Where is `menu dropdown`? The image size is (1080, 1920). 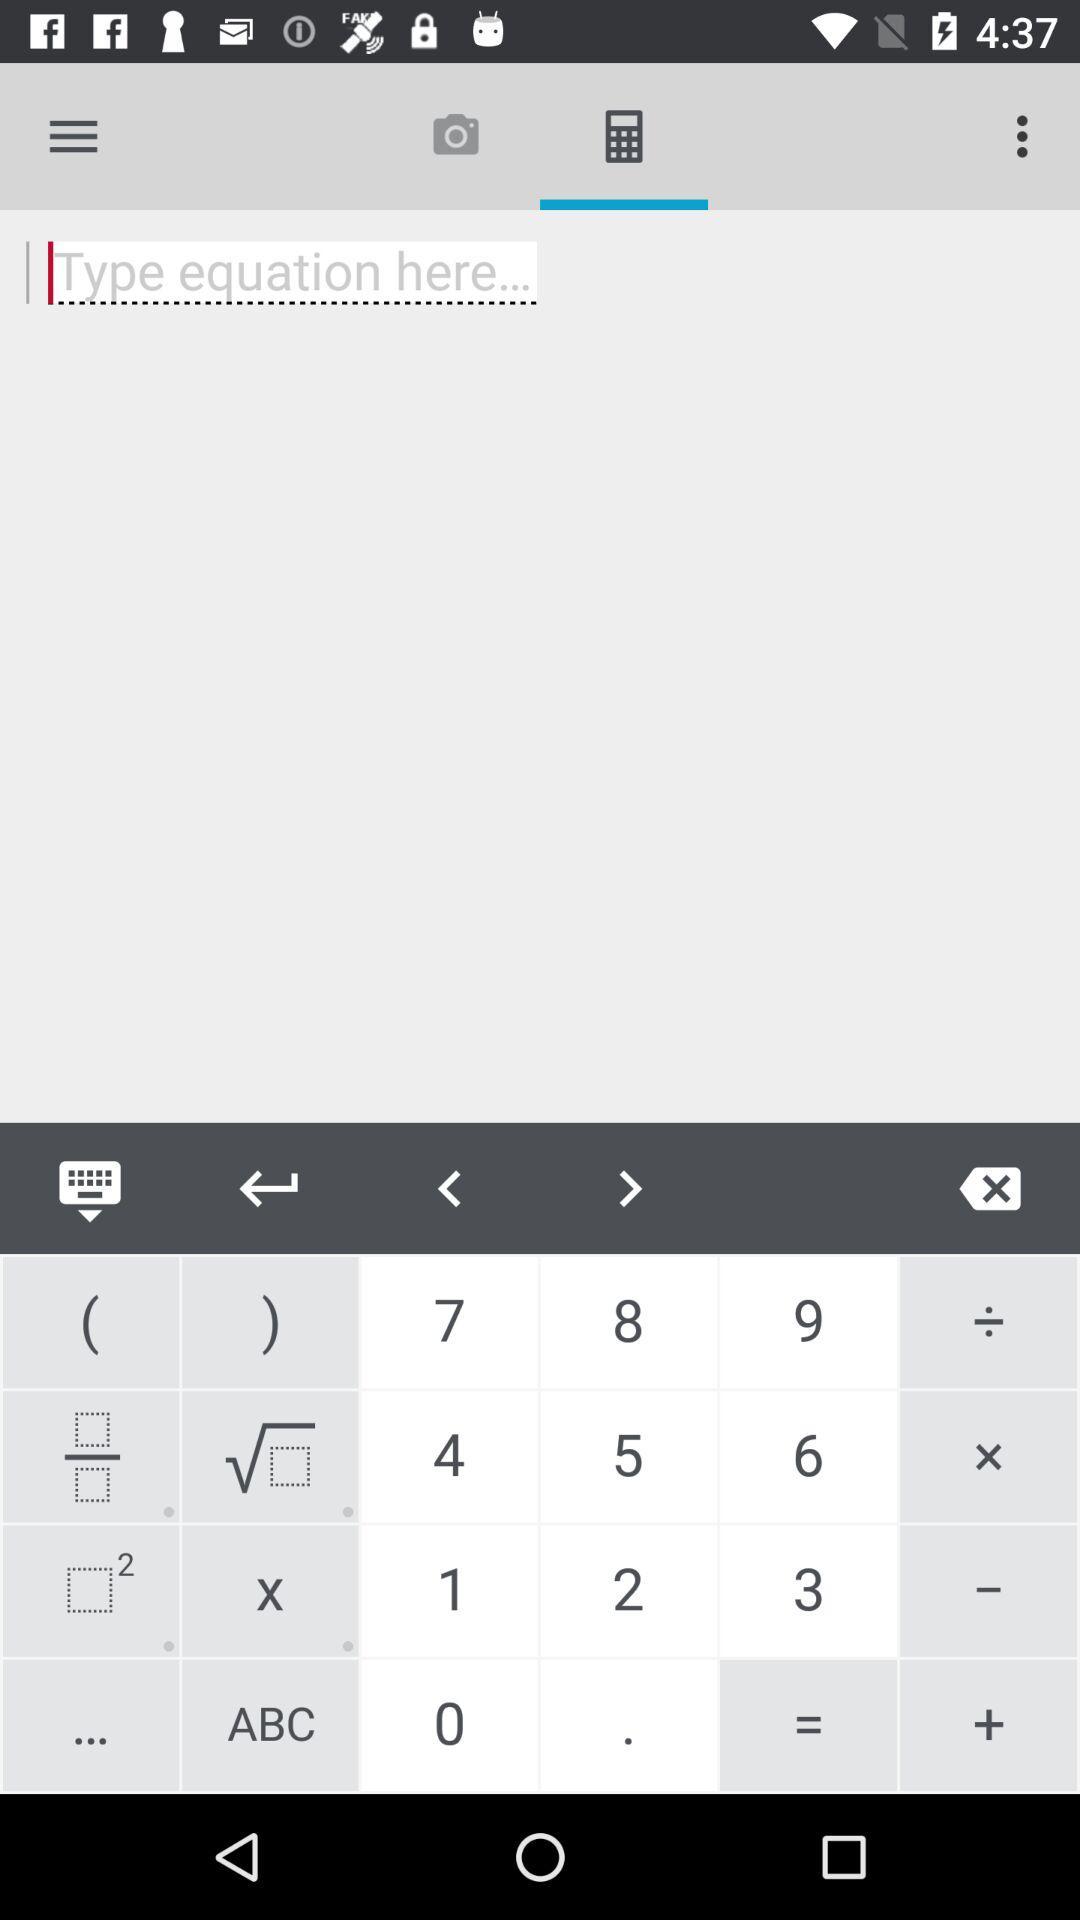
menu dropdown is located at coordinates (72, 135).